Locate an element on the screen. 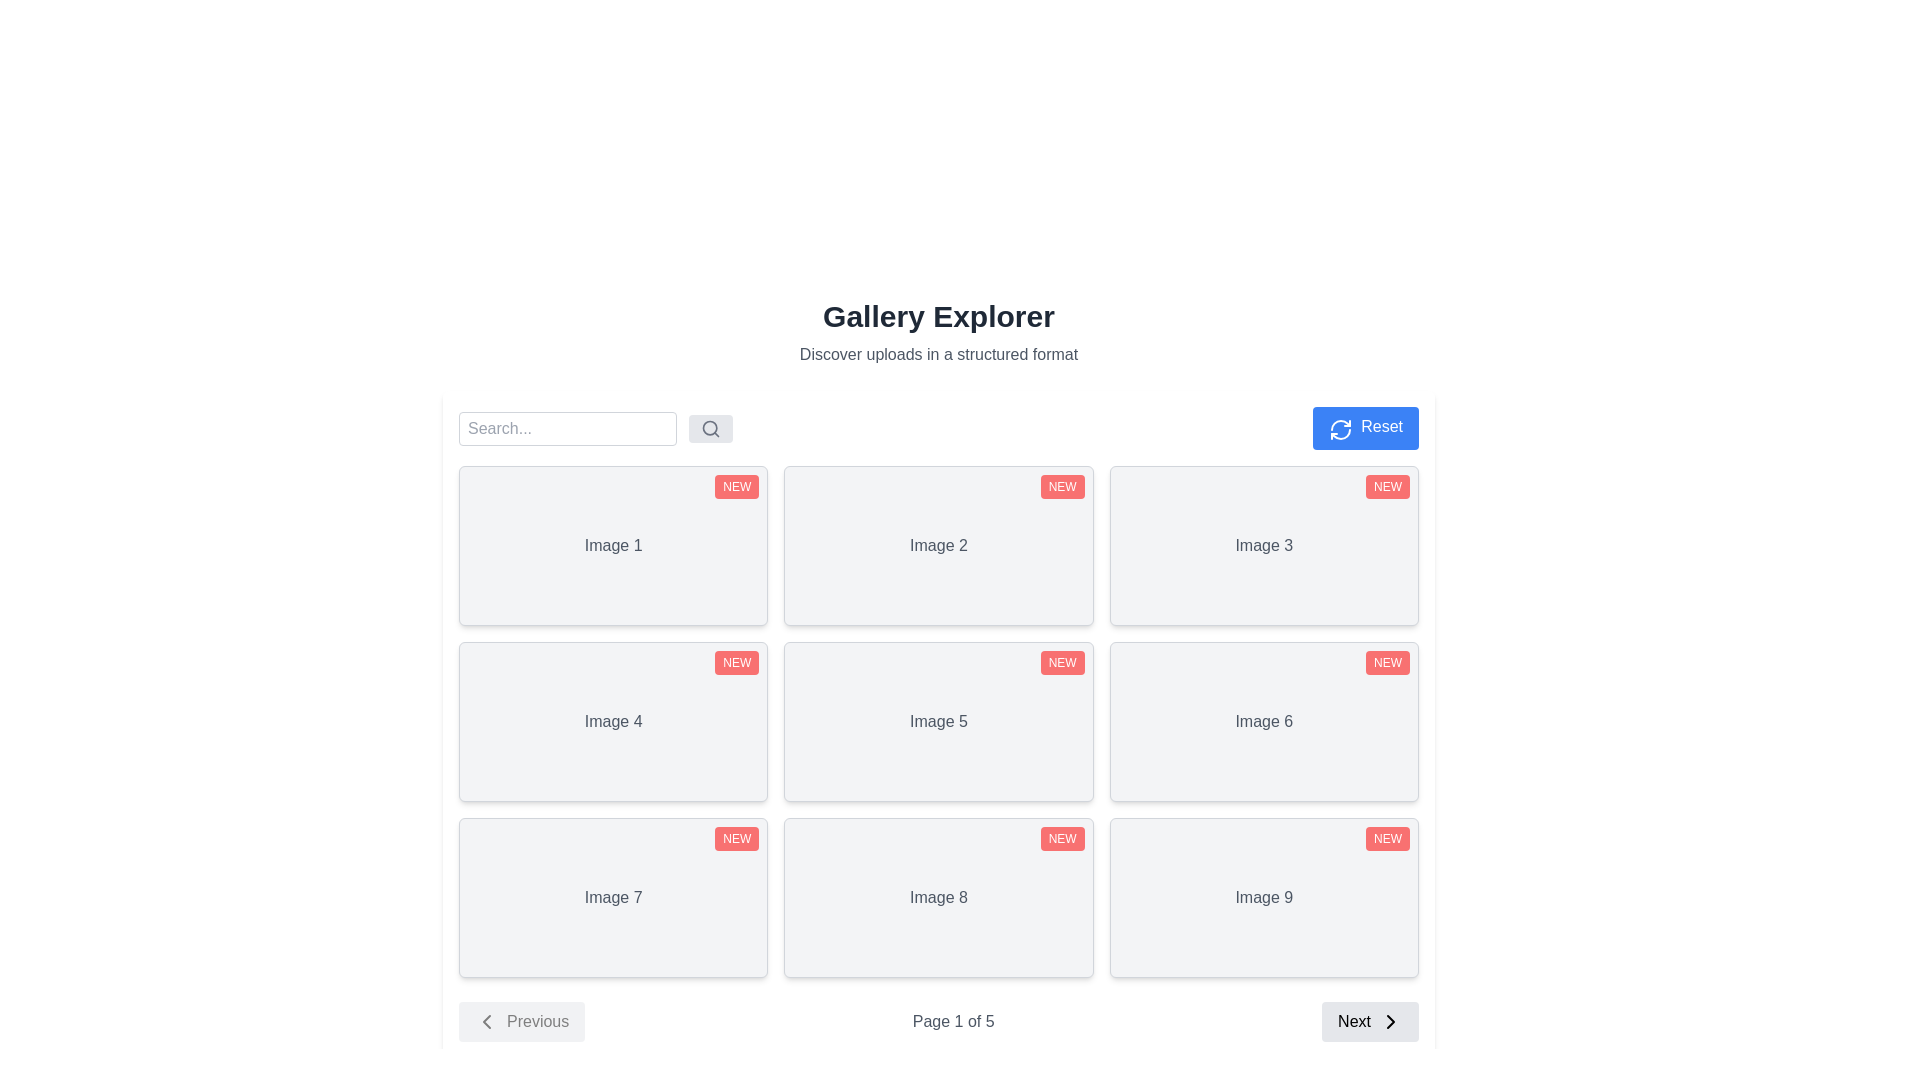 The image size is (1920, 1080). the 'Previous' button icon located at the bottom left of the interface, which allows users is located at coordinates (486, 1022).